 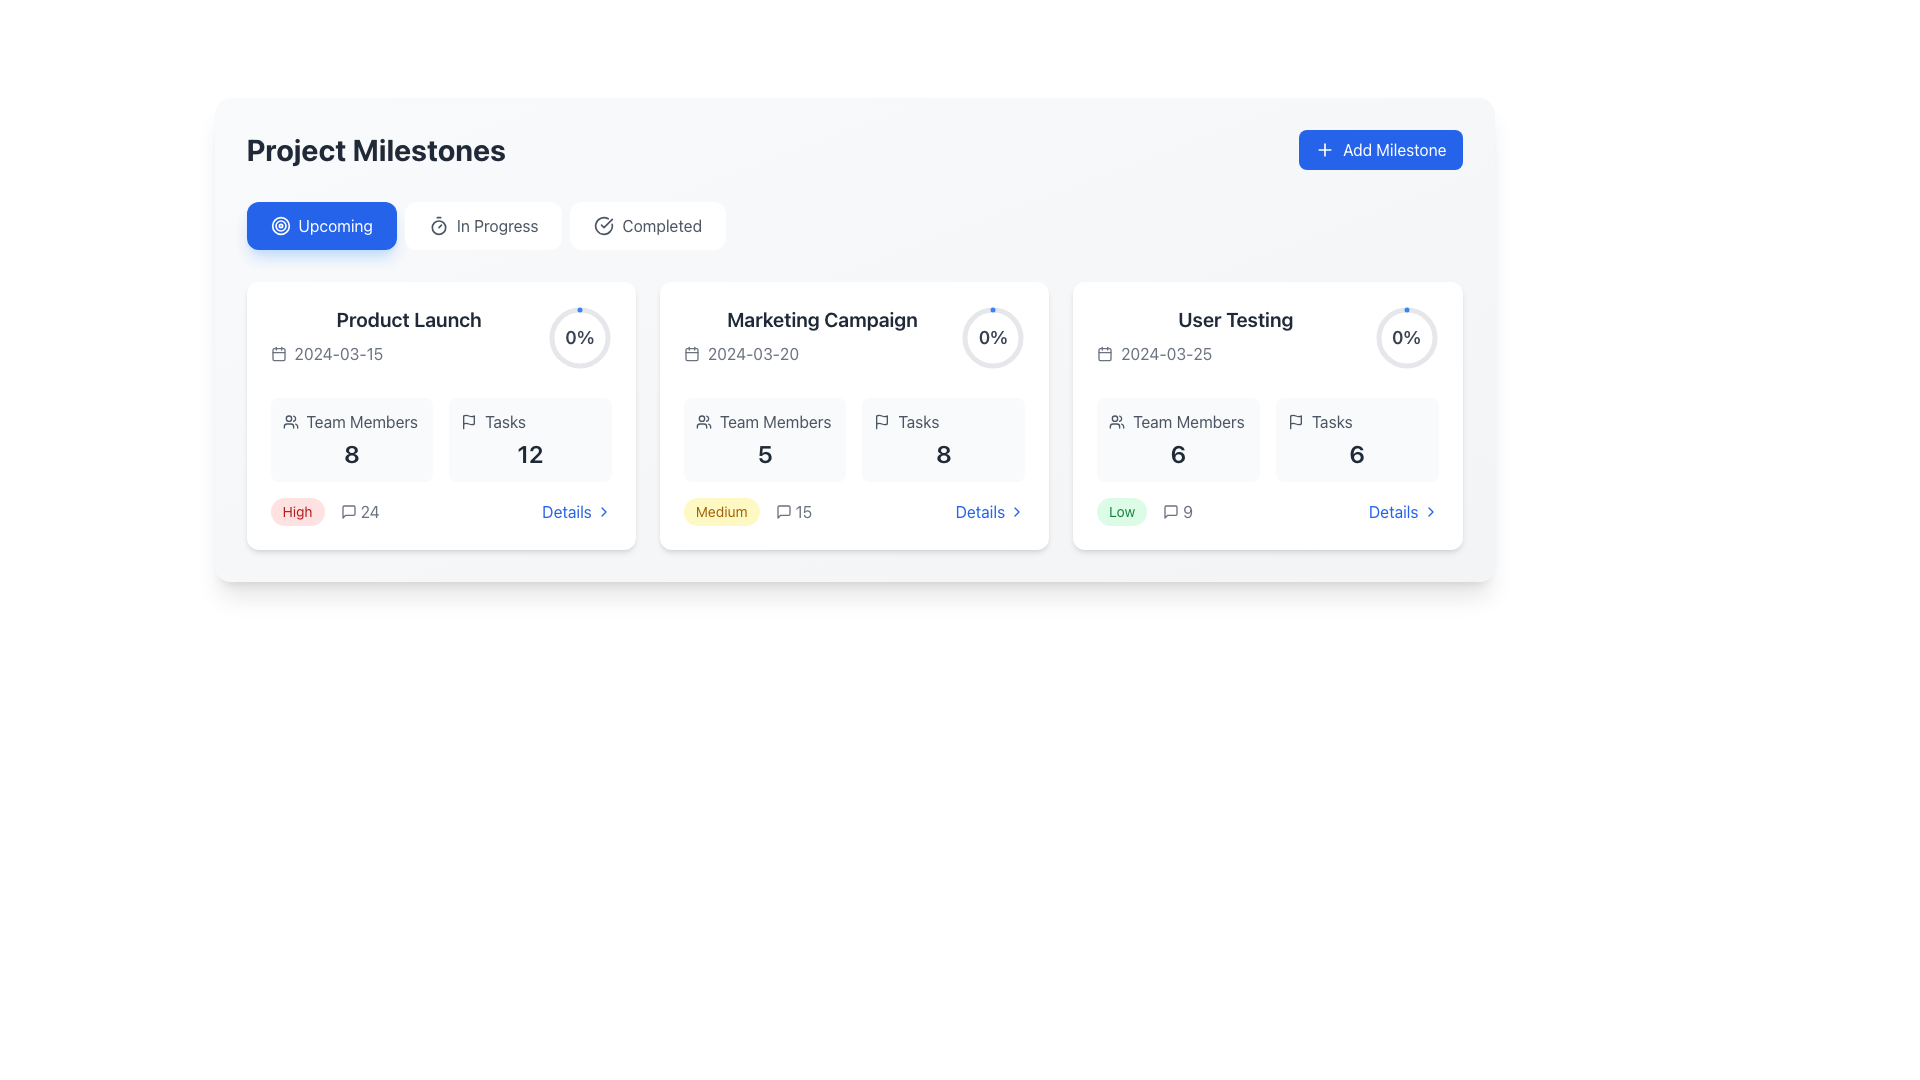 What do you see at coordinates (792, 511) in the screenshot?
I see `the number in the Icon and text group that displays the count of comments or messages in the third segment of the second card under the 'Marketing Campaign' section` at bounding box center [792, 511].